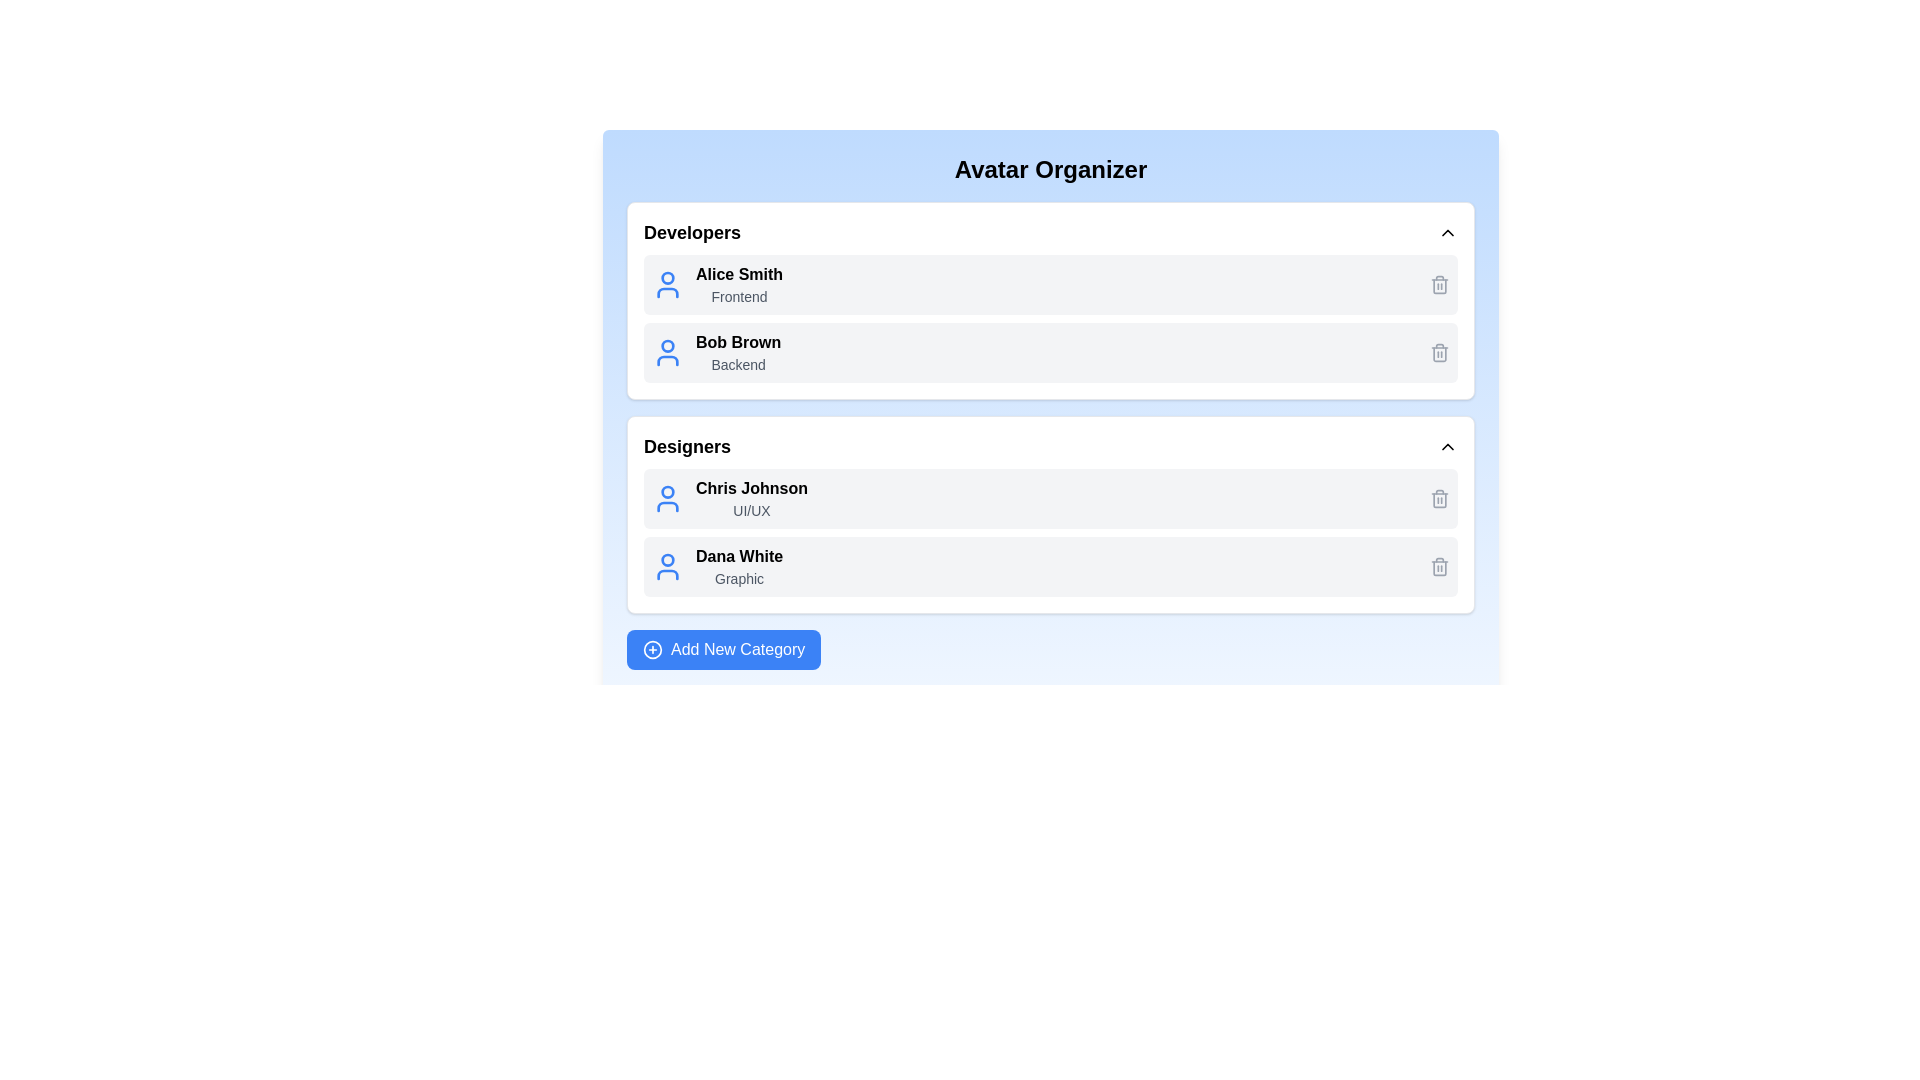 This screenshot has width=1920, height=1080. Describe the element at coordinates (751, 509) in the screenshot. I see `the text label 'UI/UX' which is in a smaller gray font located just below 'Chris Johnson' in the 'Designers' category section` at that location.